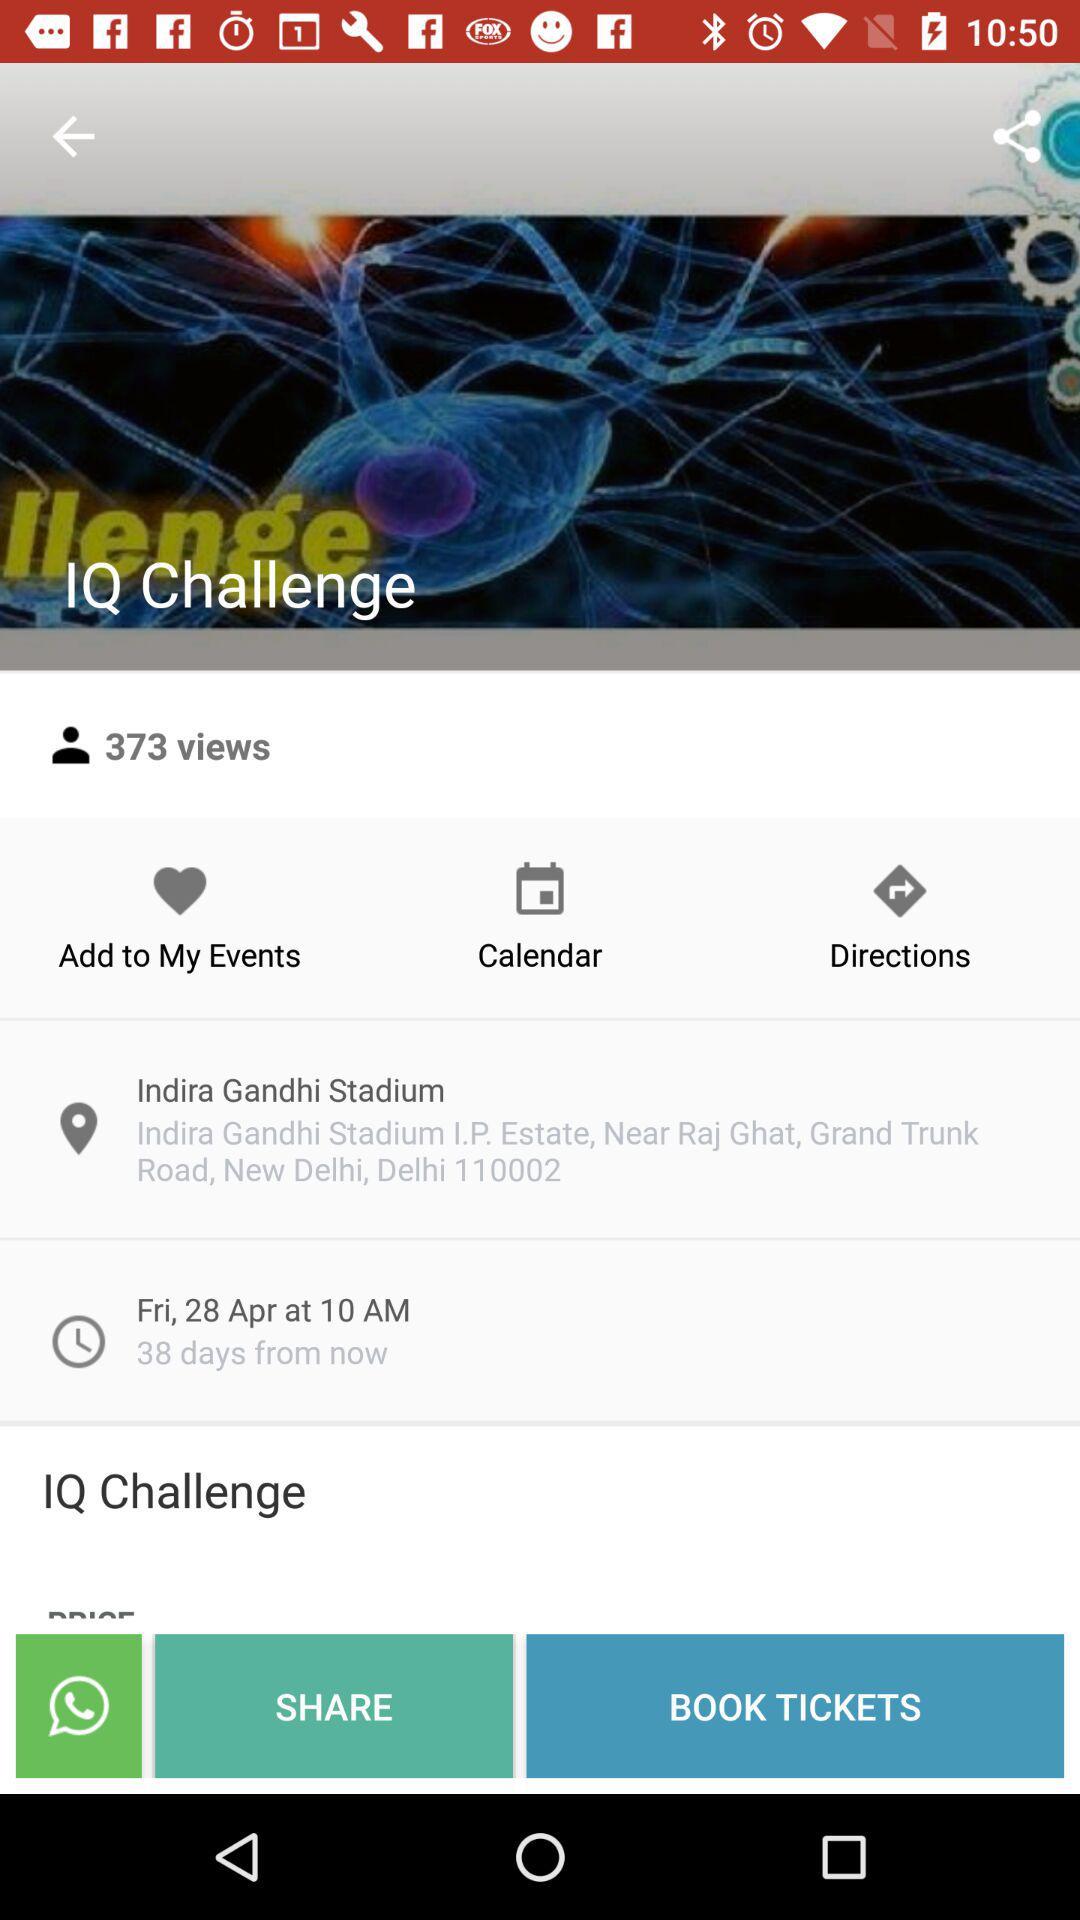 The width and height of the screenshot is (1080, 1920). I want to click on the icon at the top left corner, so click(72, 135).